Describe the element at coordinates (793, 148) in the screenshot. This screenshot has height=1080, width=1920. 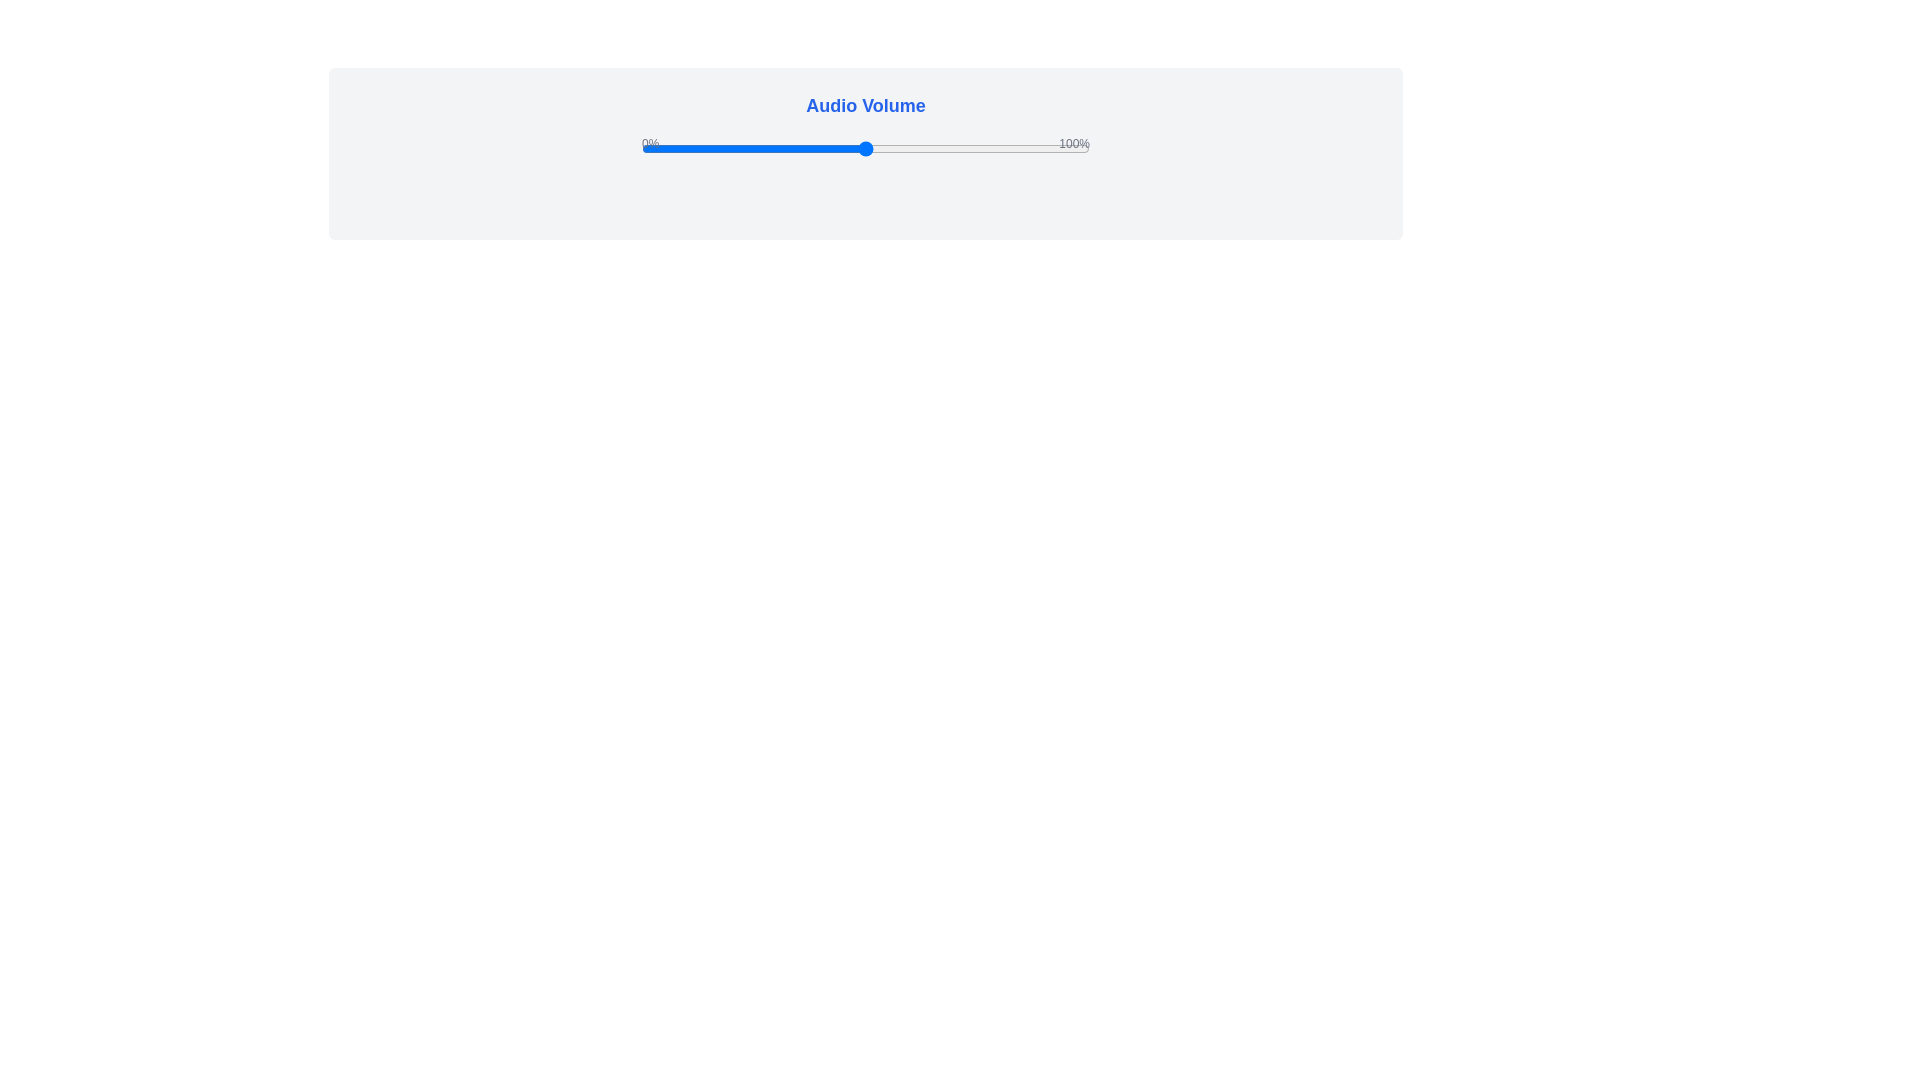
I see `the volume` at that location.